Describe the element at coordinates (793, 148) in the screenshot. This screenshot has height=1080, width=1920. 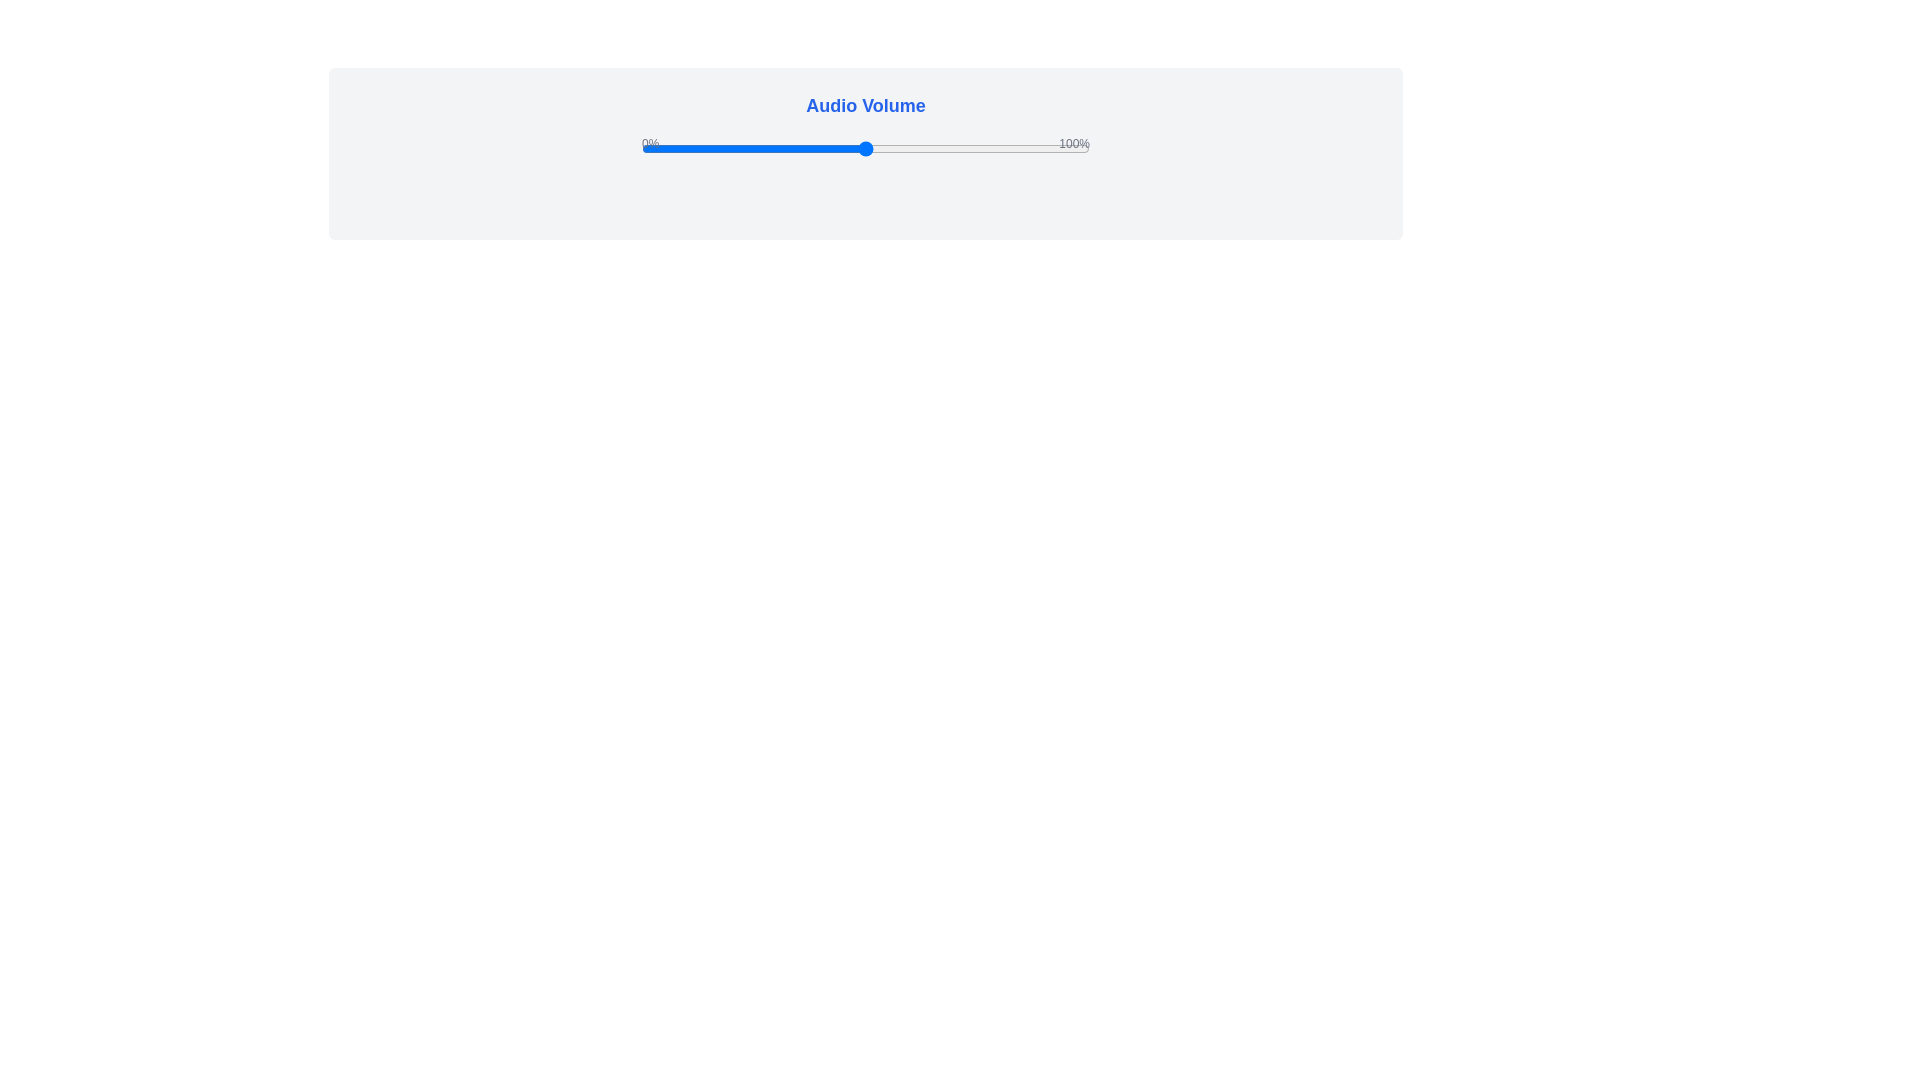
I see `the volume` at that location.